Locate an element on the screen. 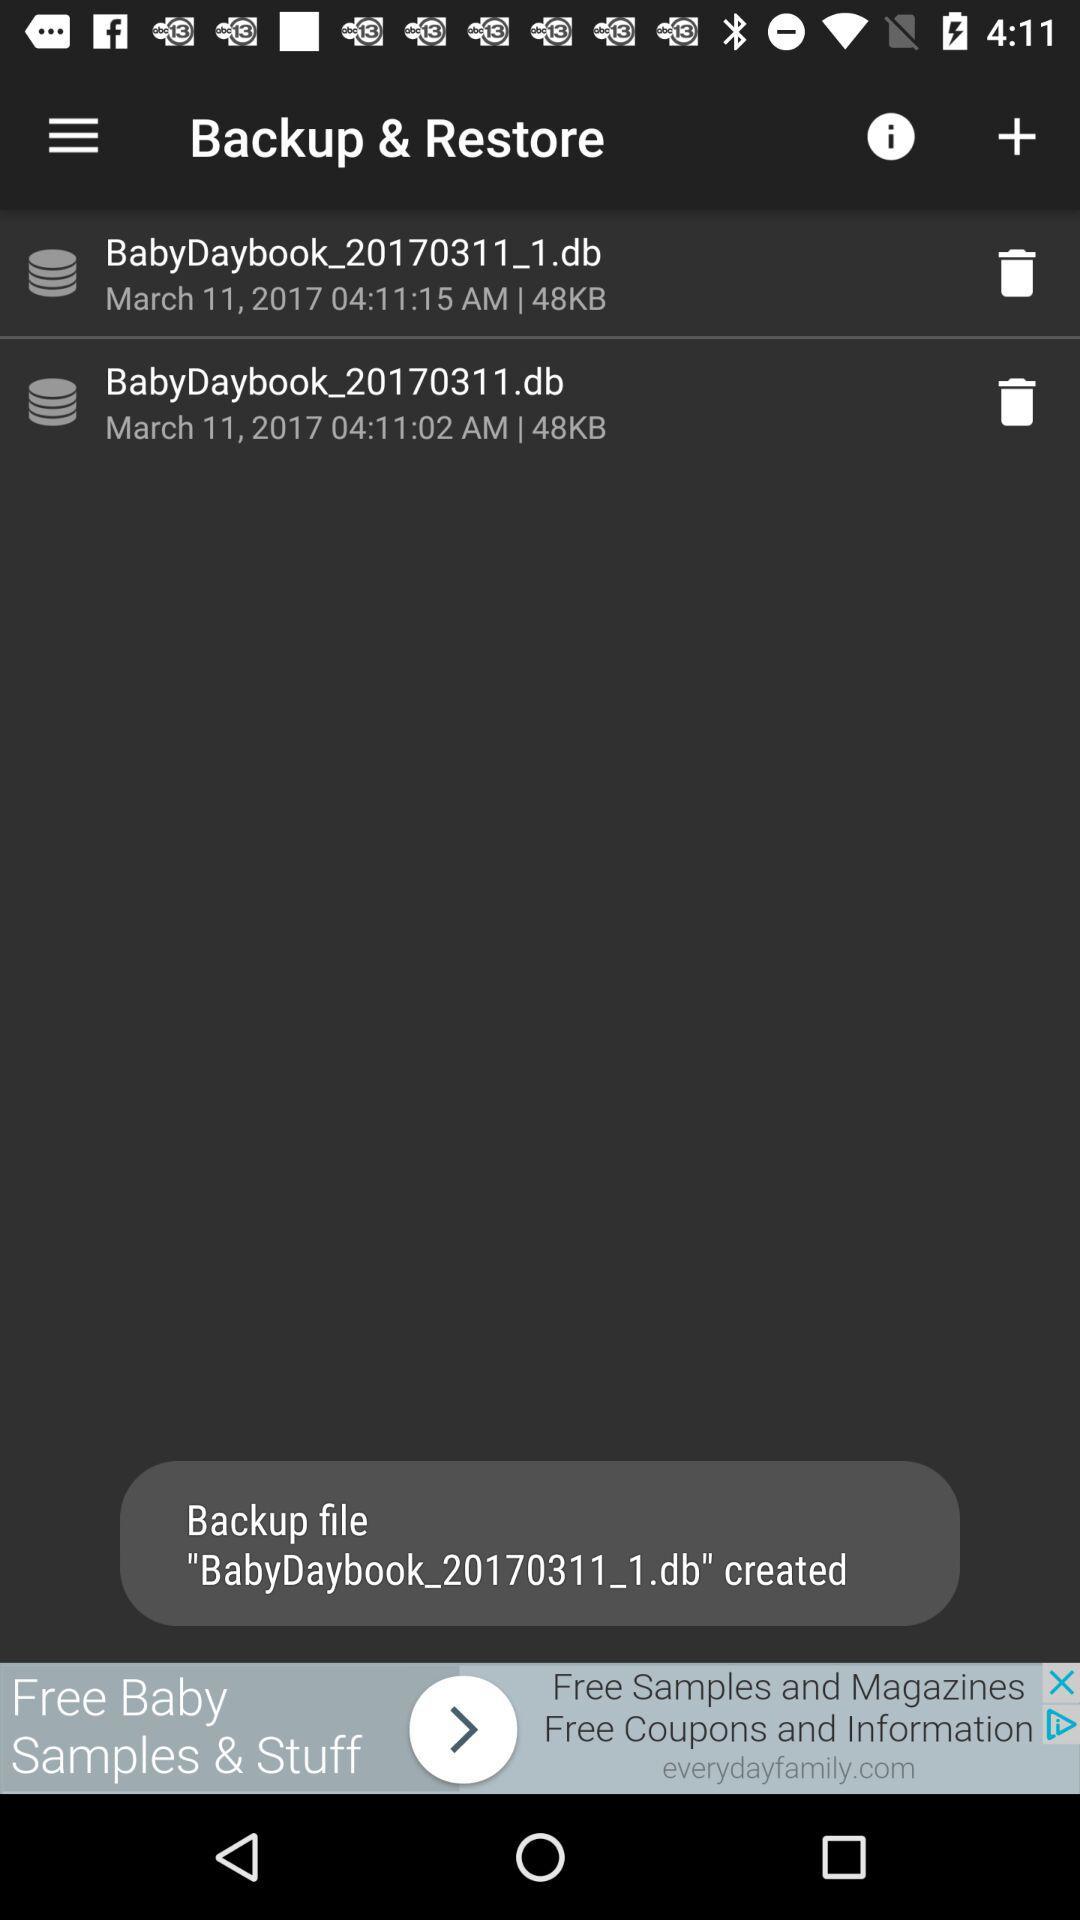  link to advertisement is located at coordinates (540, 1727).